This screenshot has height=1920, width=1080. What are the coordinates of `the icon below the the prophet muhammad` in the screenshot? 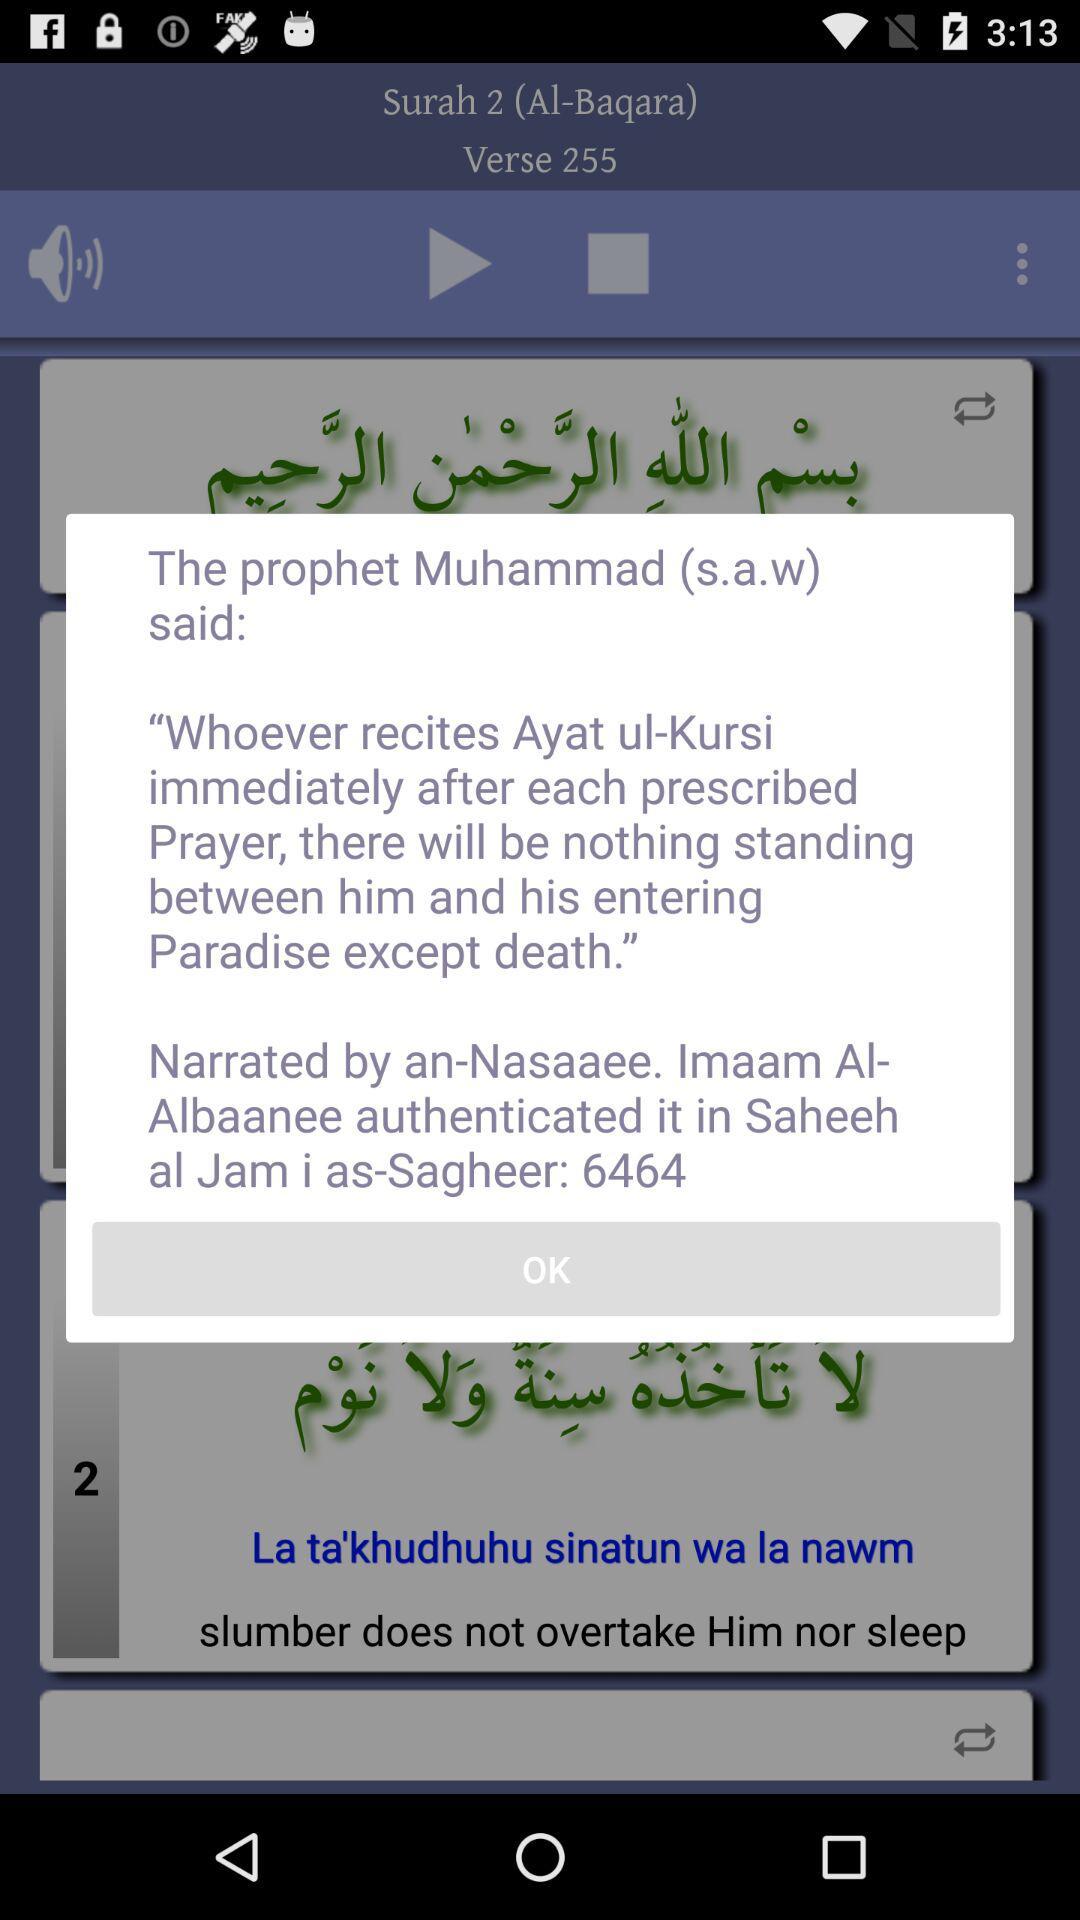 It's located at (546, 1267).